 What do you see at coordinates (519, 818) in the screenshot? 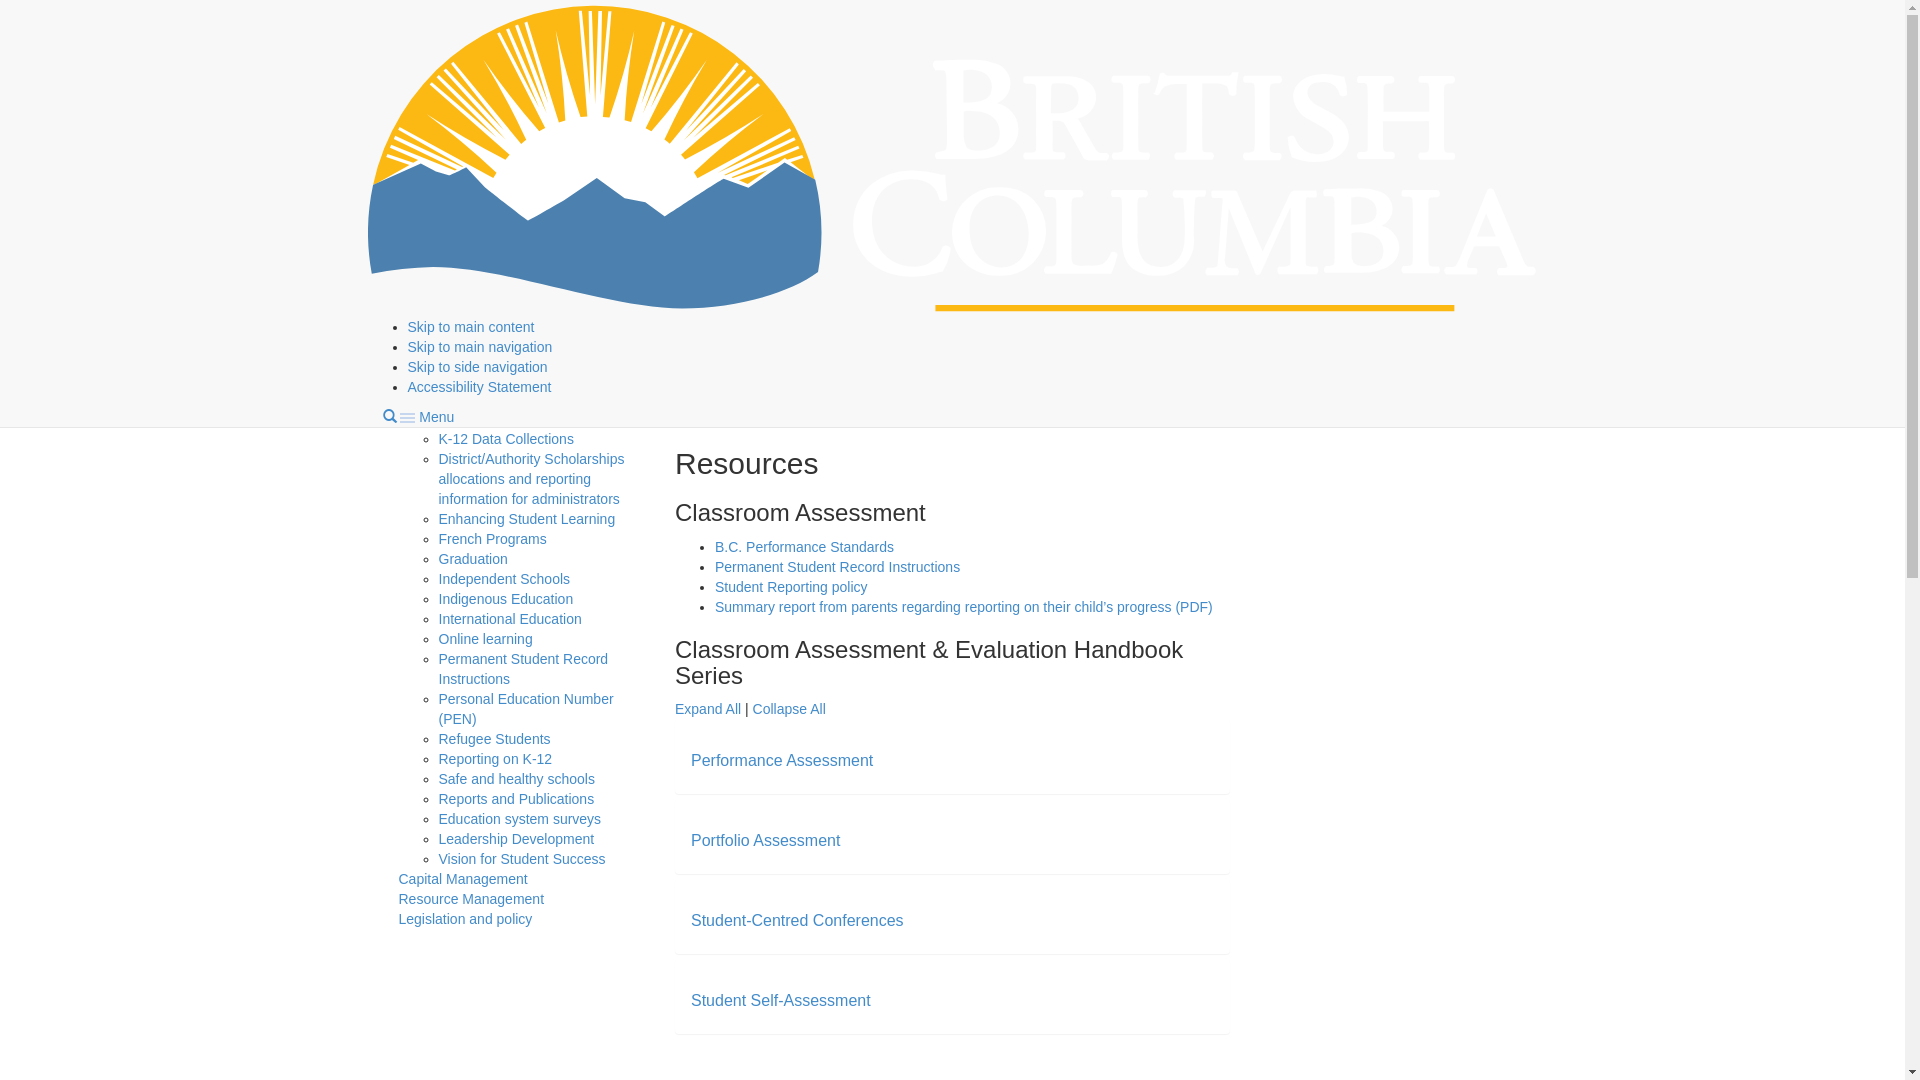
I see `'Education system surveys'` at bounding box center [519, 818].